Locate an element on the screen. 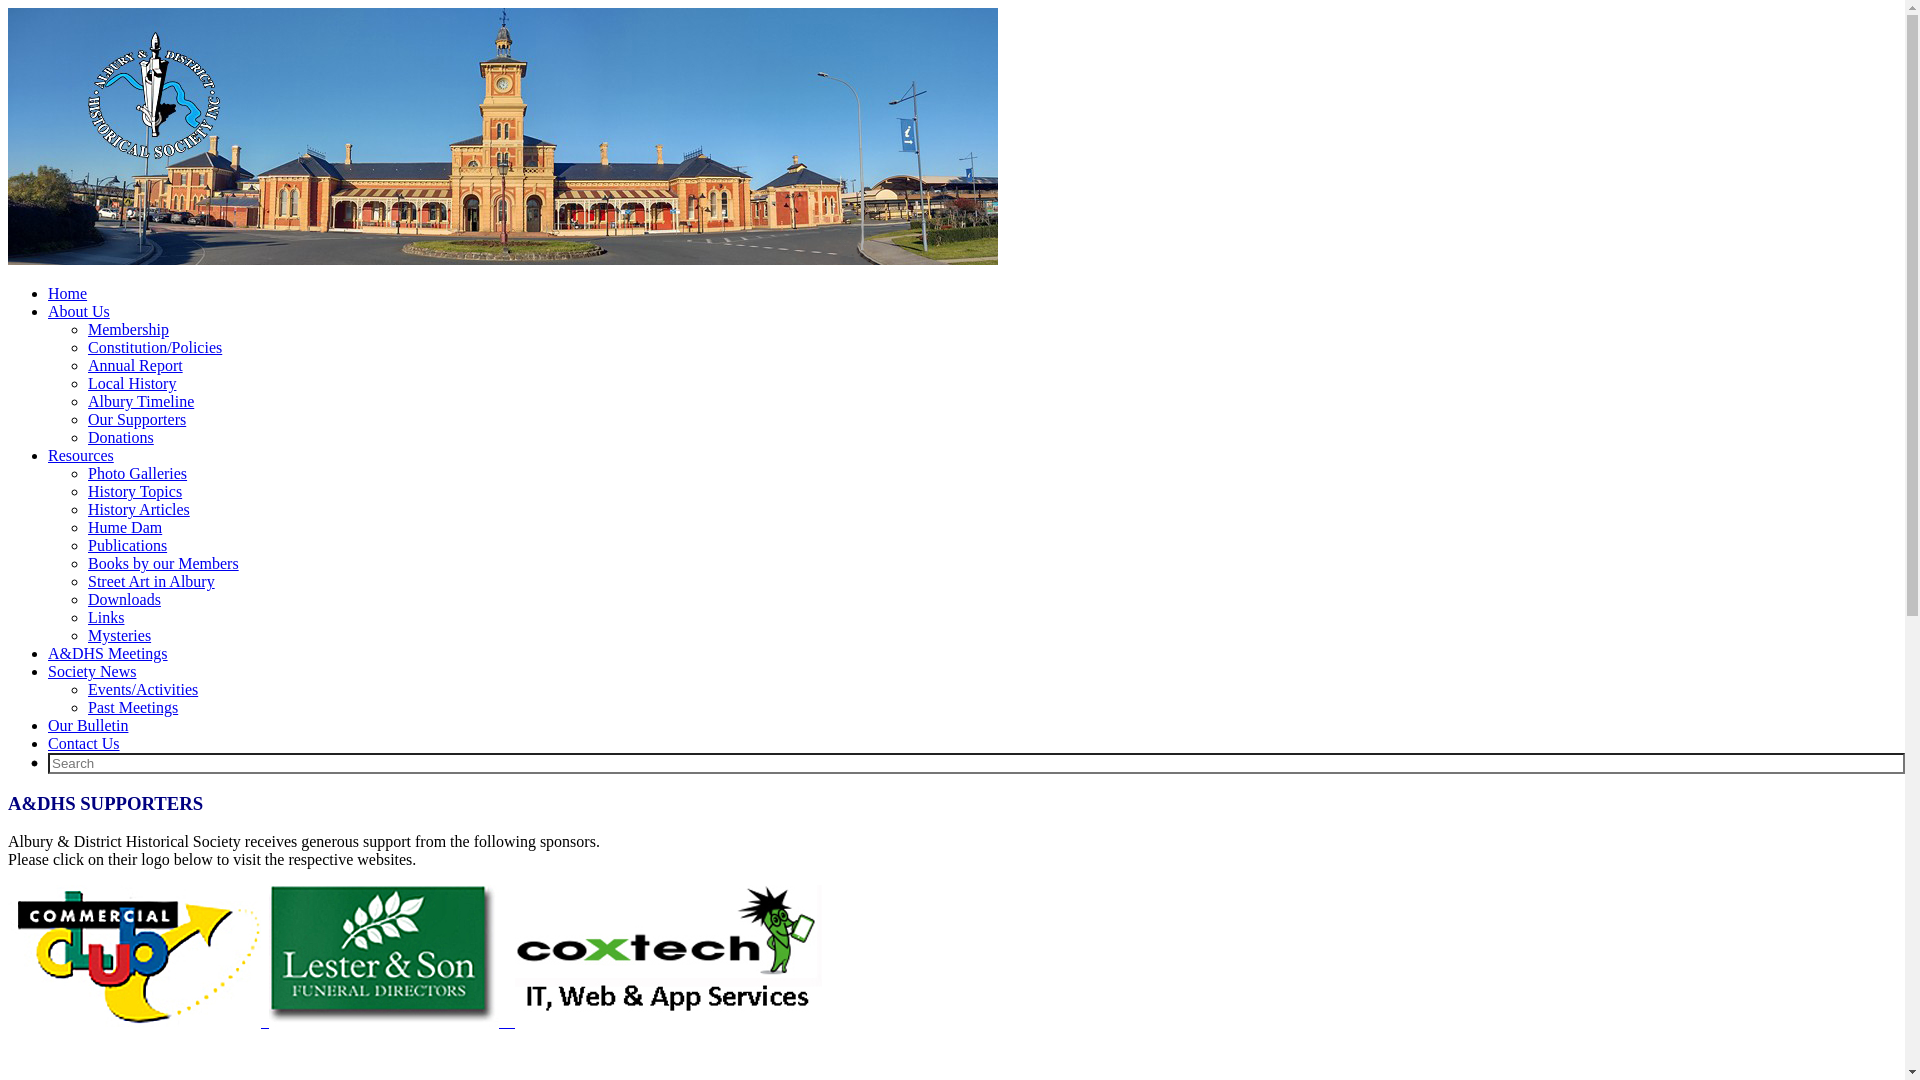 The width and height of the screenshot is (1920, 1080). 'Our Bulletin' is located at coordinates (86, 725).